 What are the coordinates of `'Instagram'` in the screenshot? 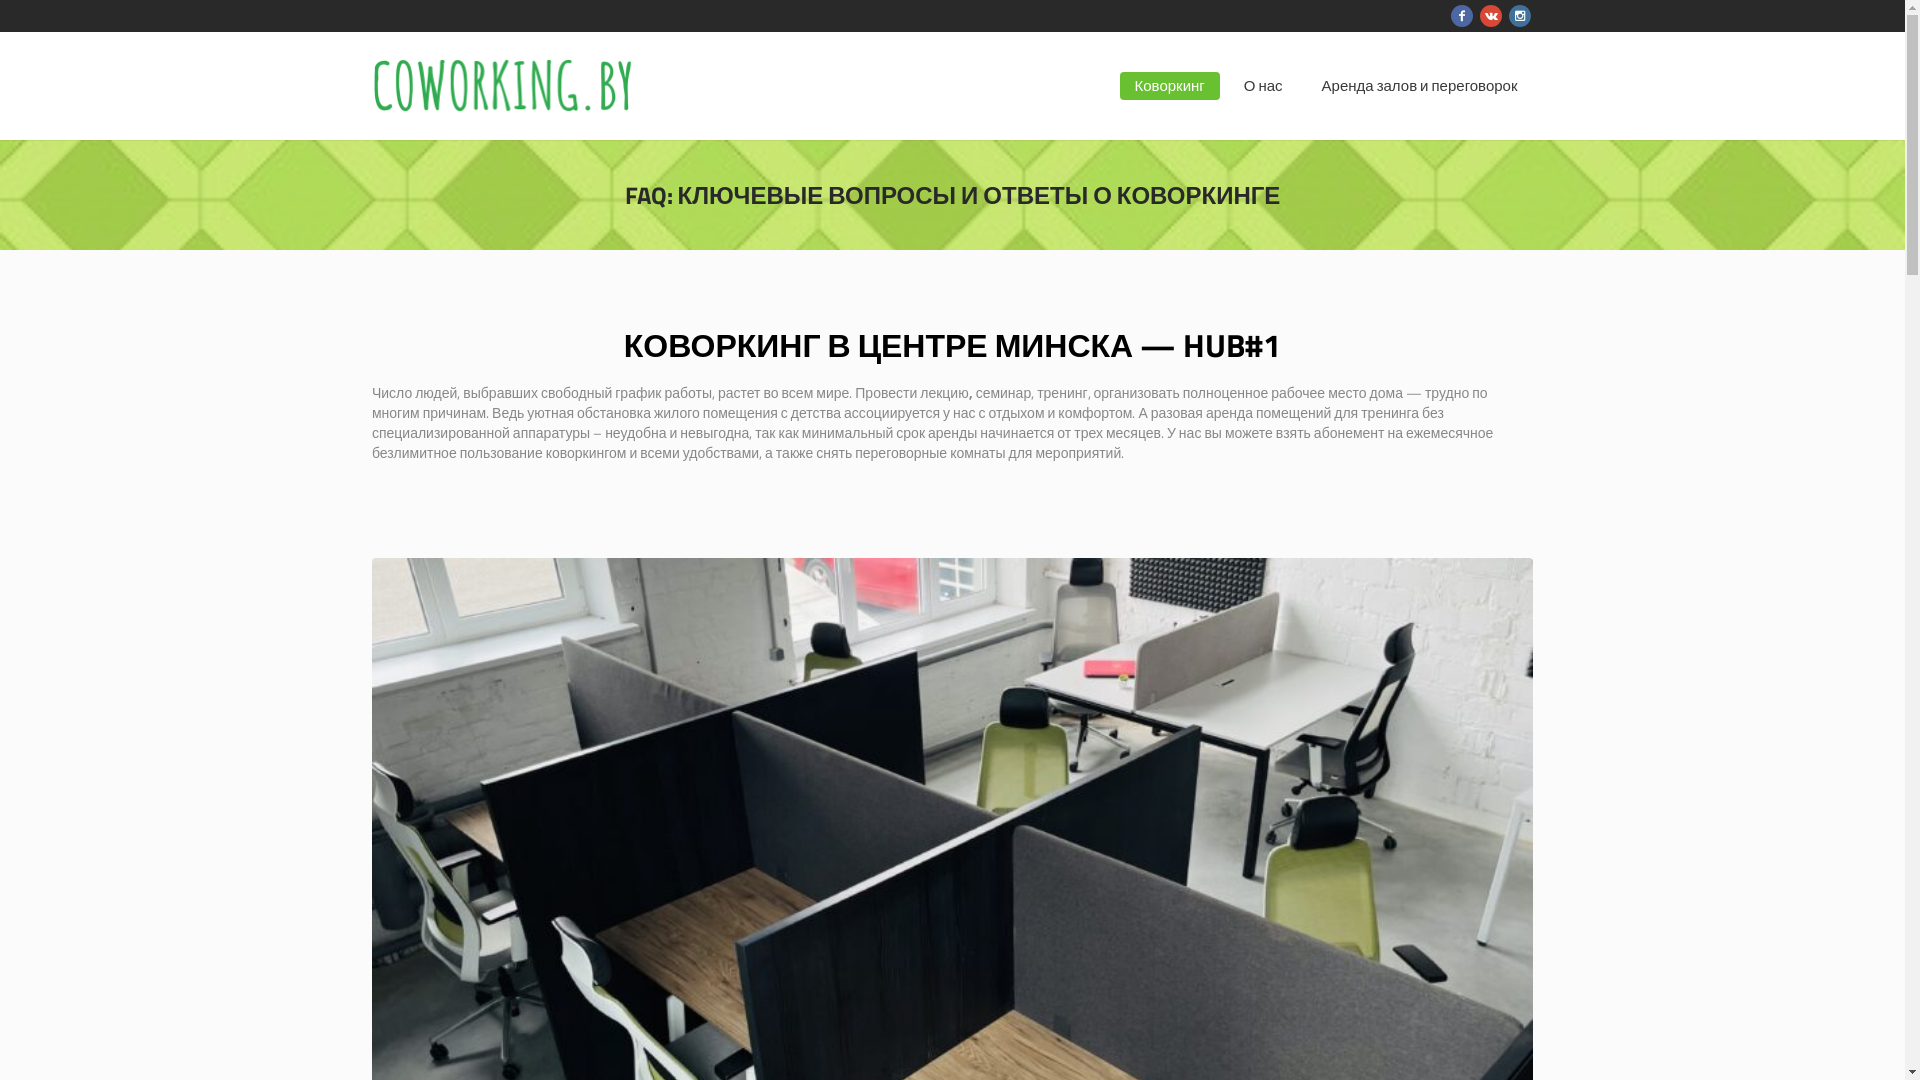 It's located at (1518, 15).